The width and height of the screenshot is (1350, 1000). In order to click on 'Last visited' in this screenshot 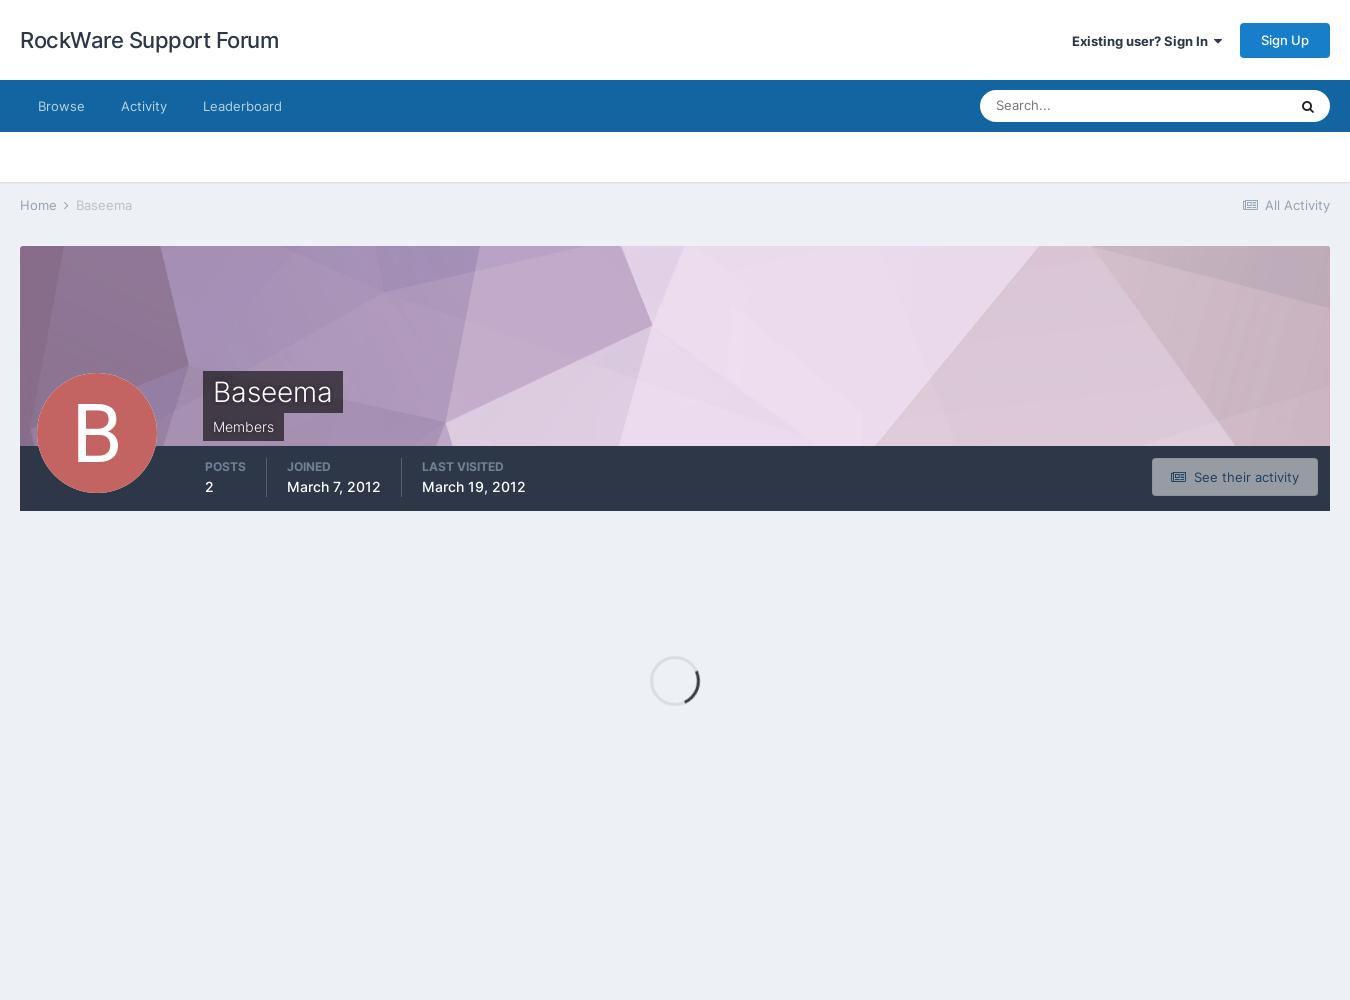, I will do `click(422, 464)`.